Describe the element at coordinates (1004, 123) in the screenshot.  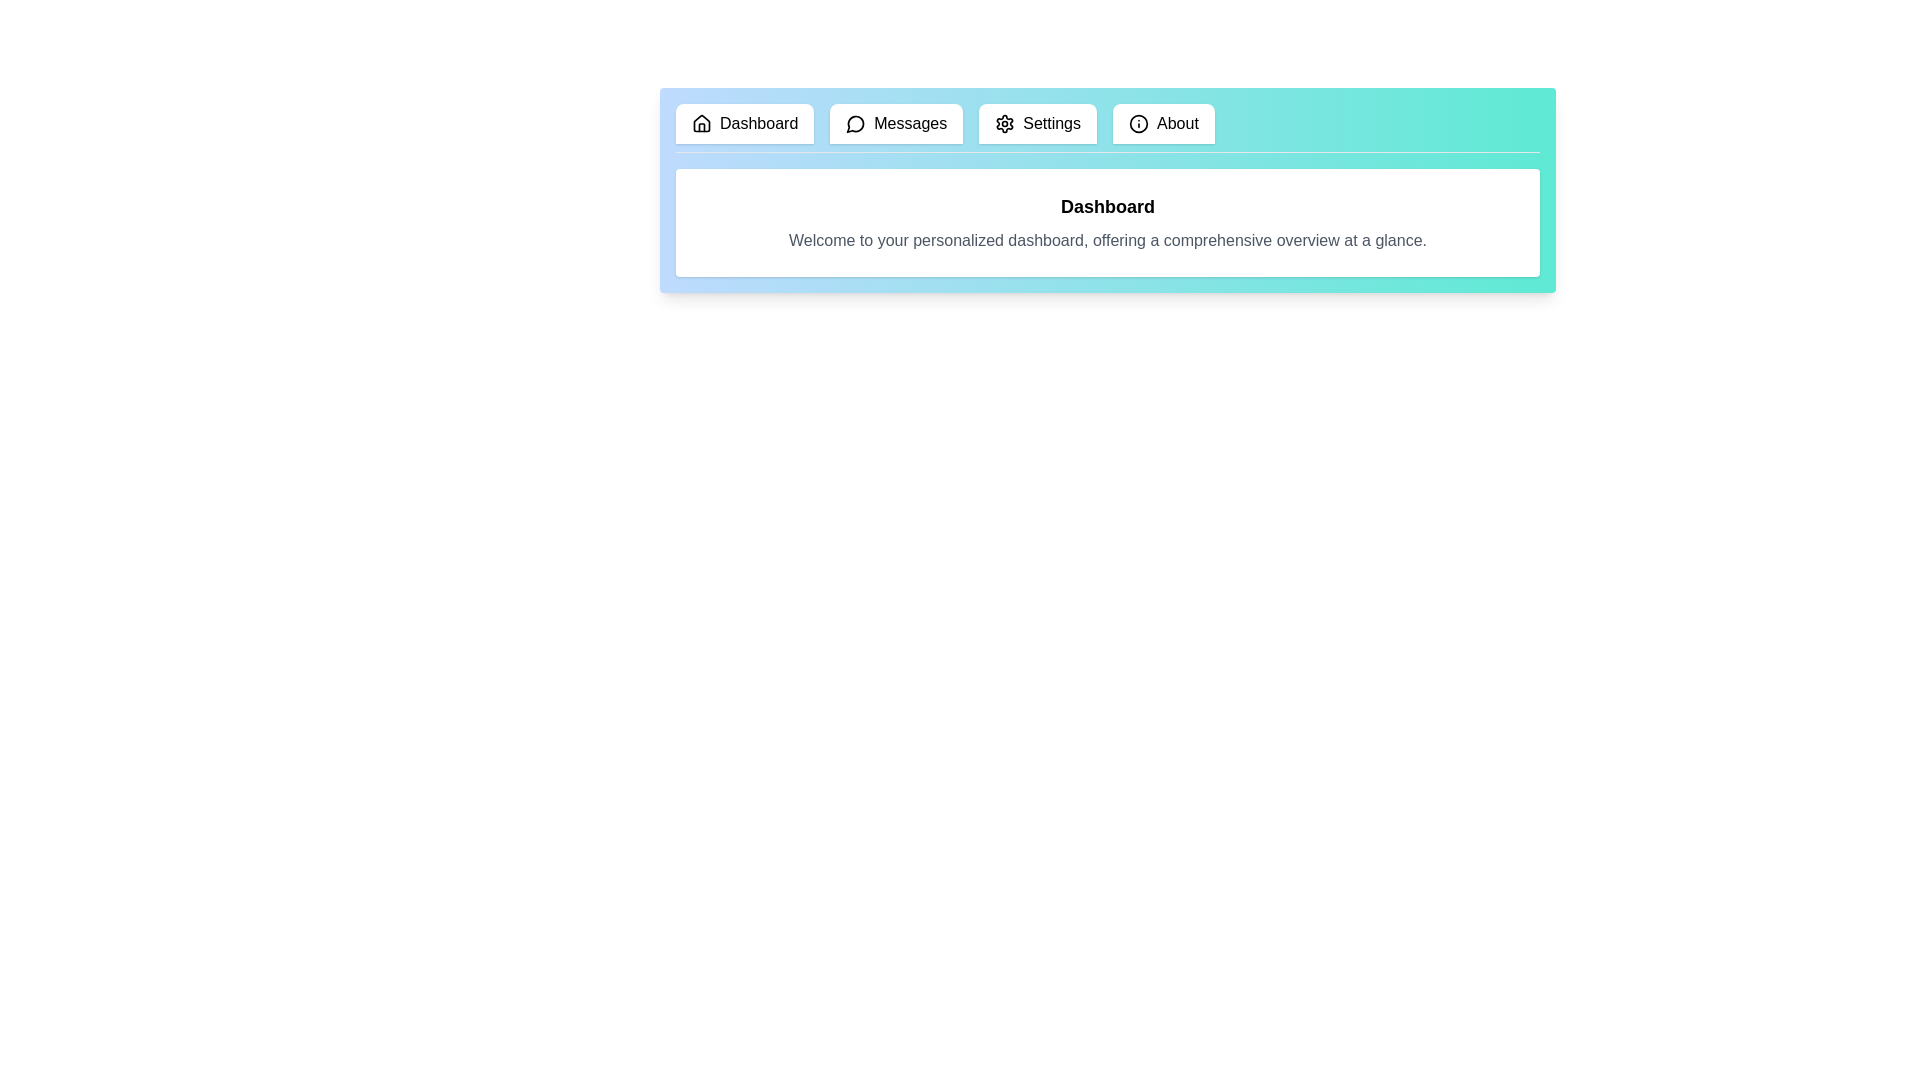
I see `the icon of the tab labeled Settings` at that location.